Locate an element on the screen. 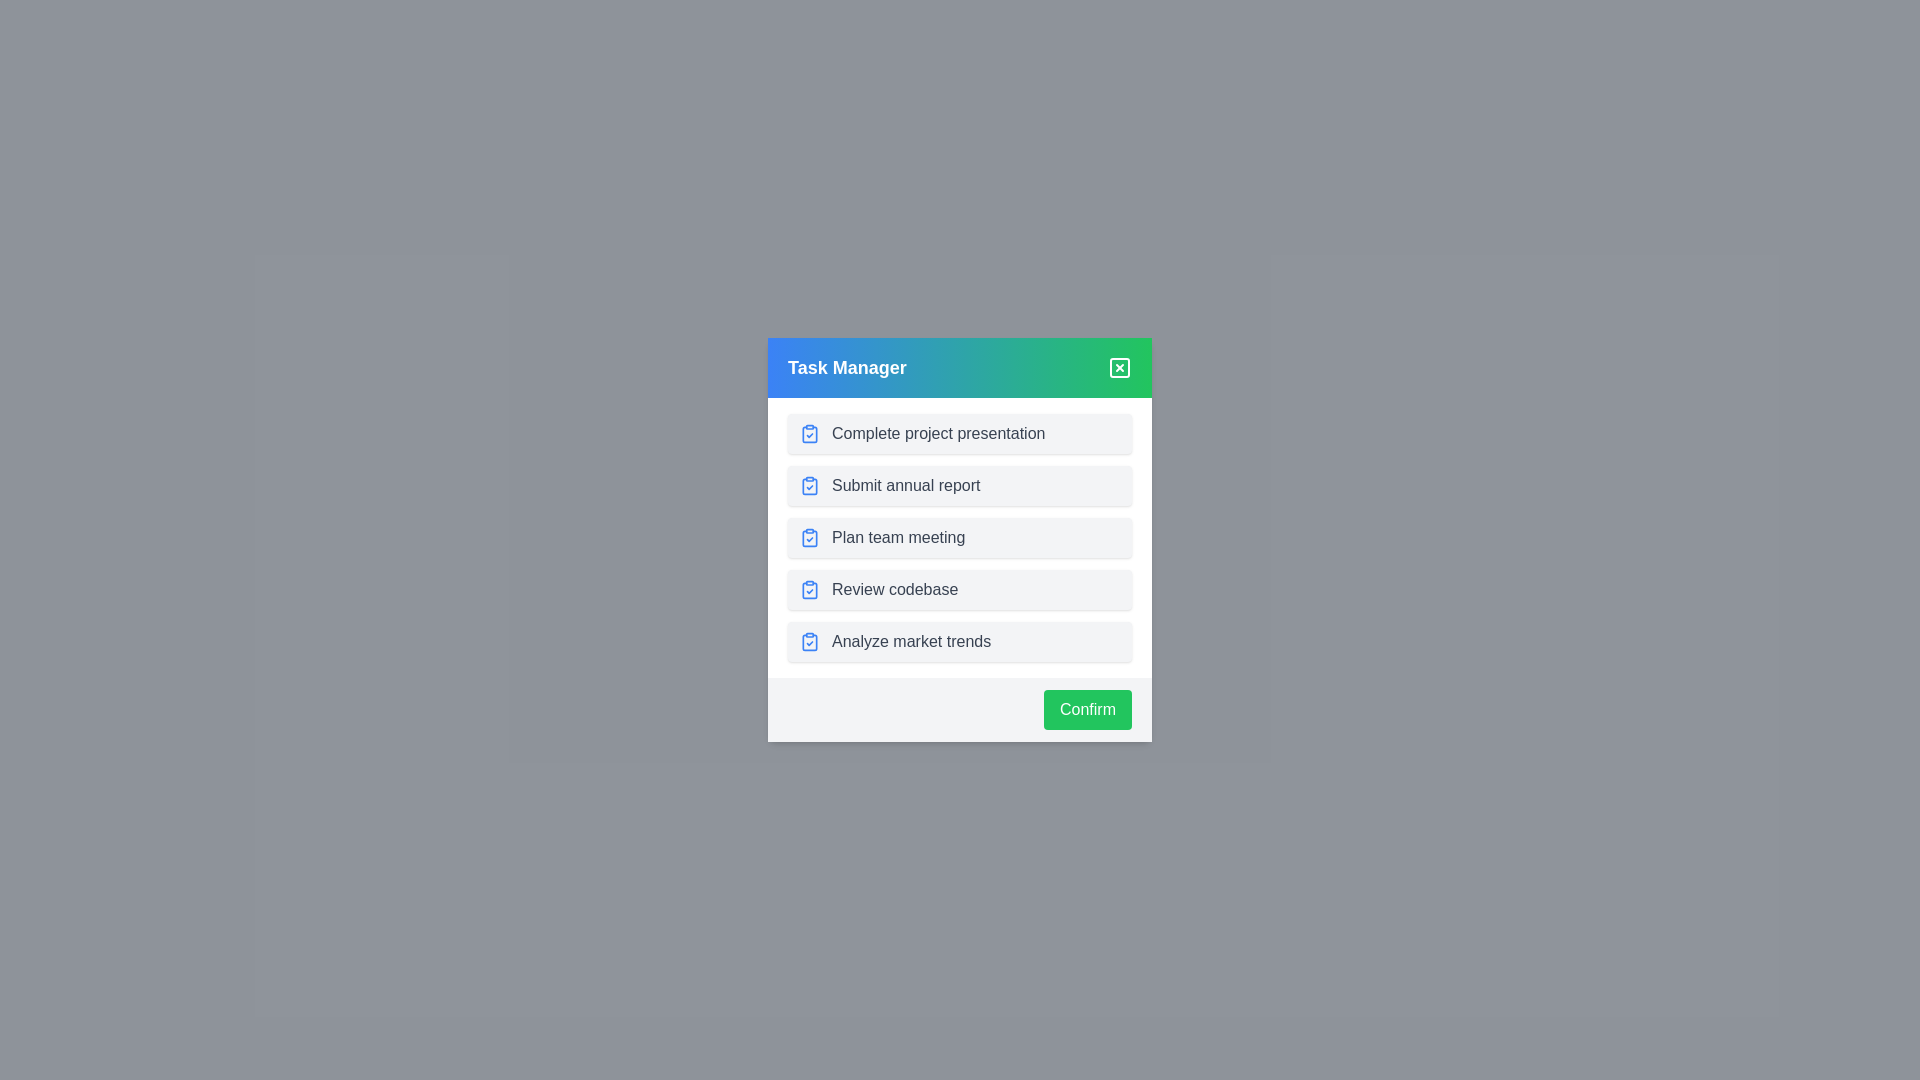  confirm button to acknowledge task completion is located at coordinates (1087, 708).